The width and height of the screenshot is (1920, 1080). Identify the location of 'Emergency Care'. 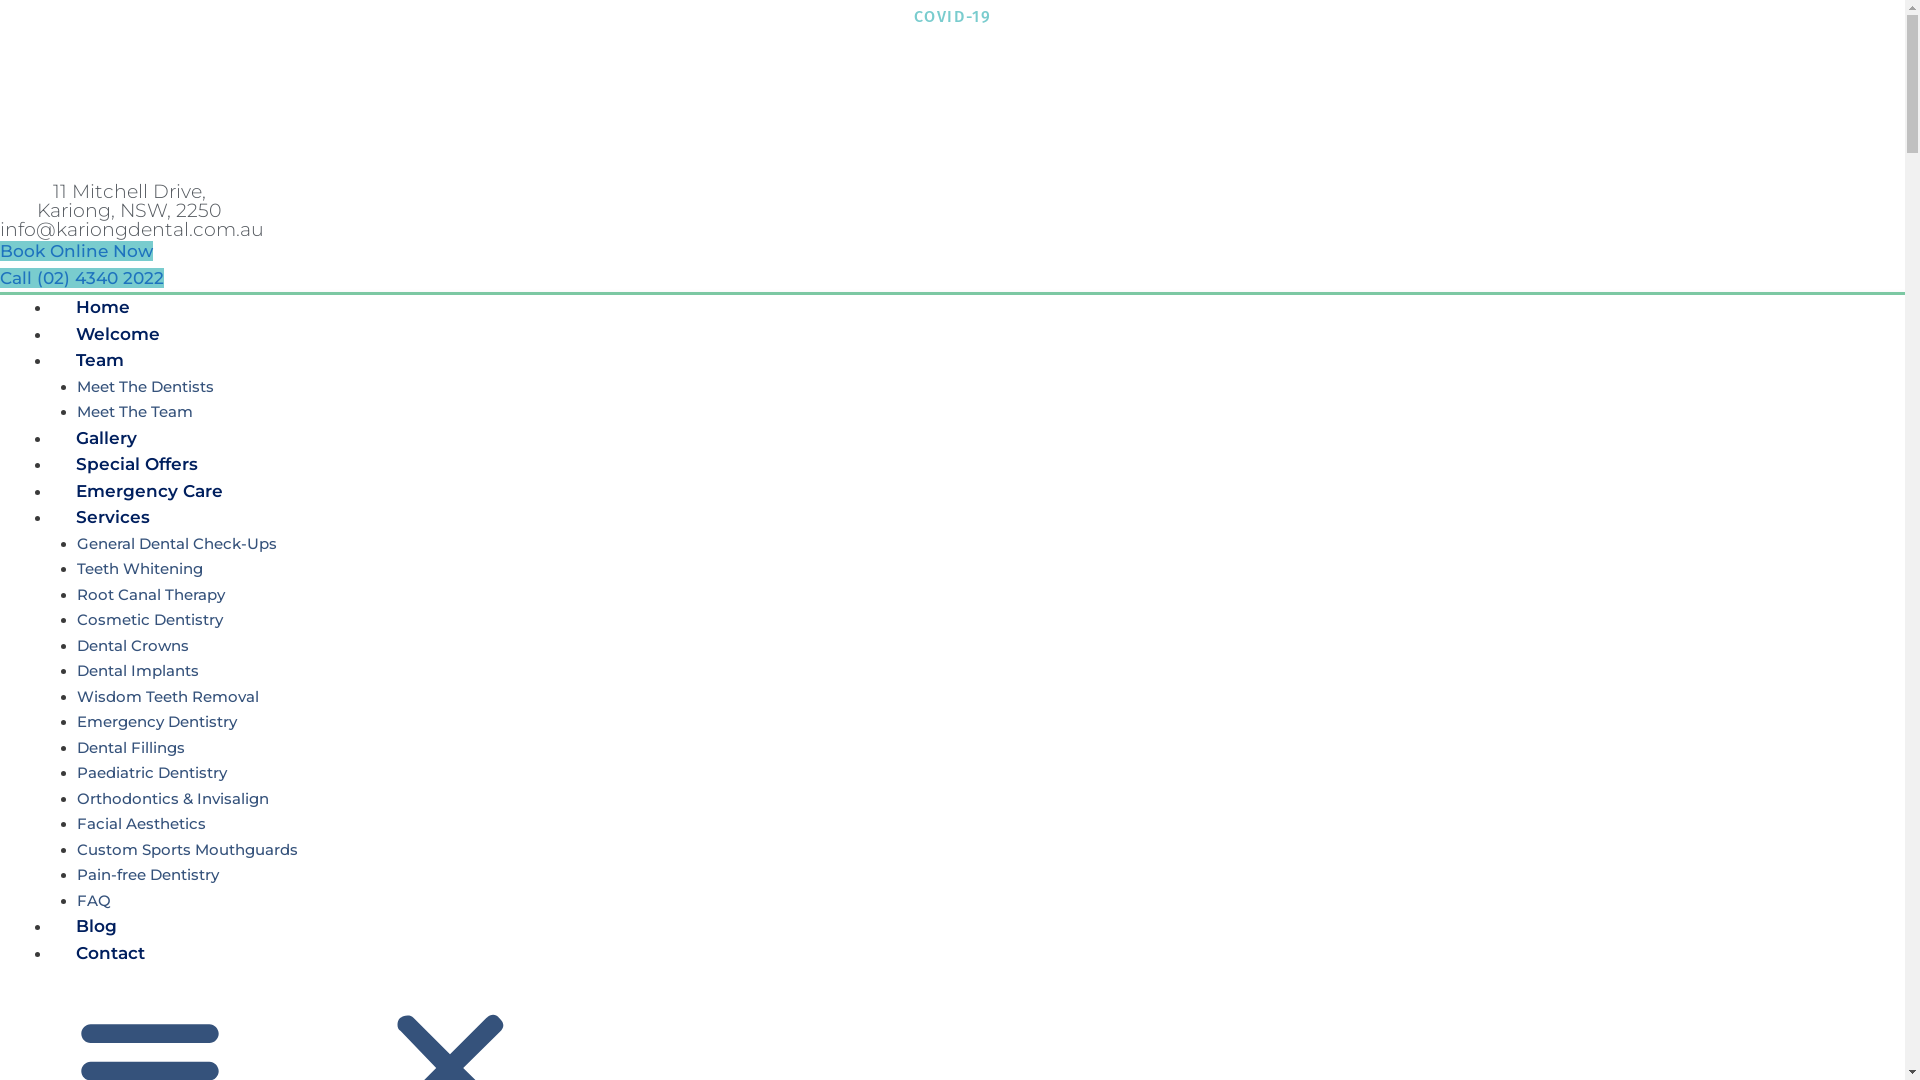
(148, 489).